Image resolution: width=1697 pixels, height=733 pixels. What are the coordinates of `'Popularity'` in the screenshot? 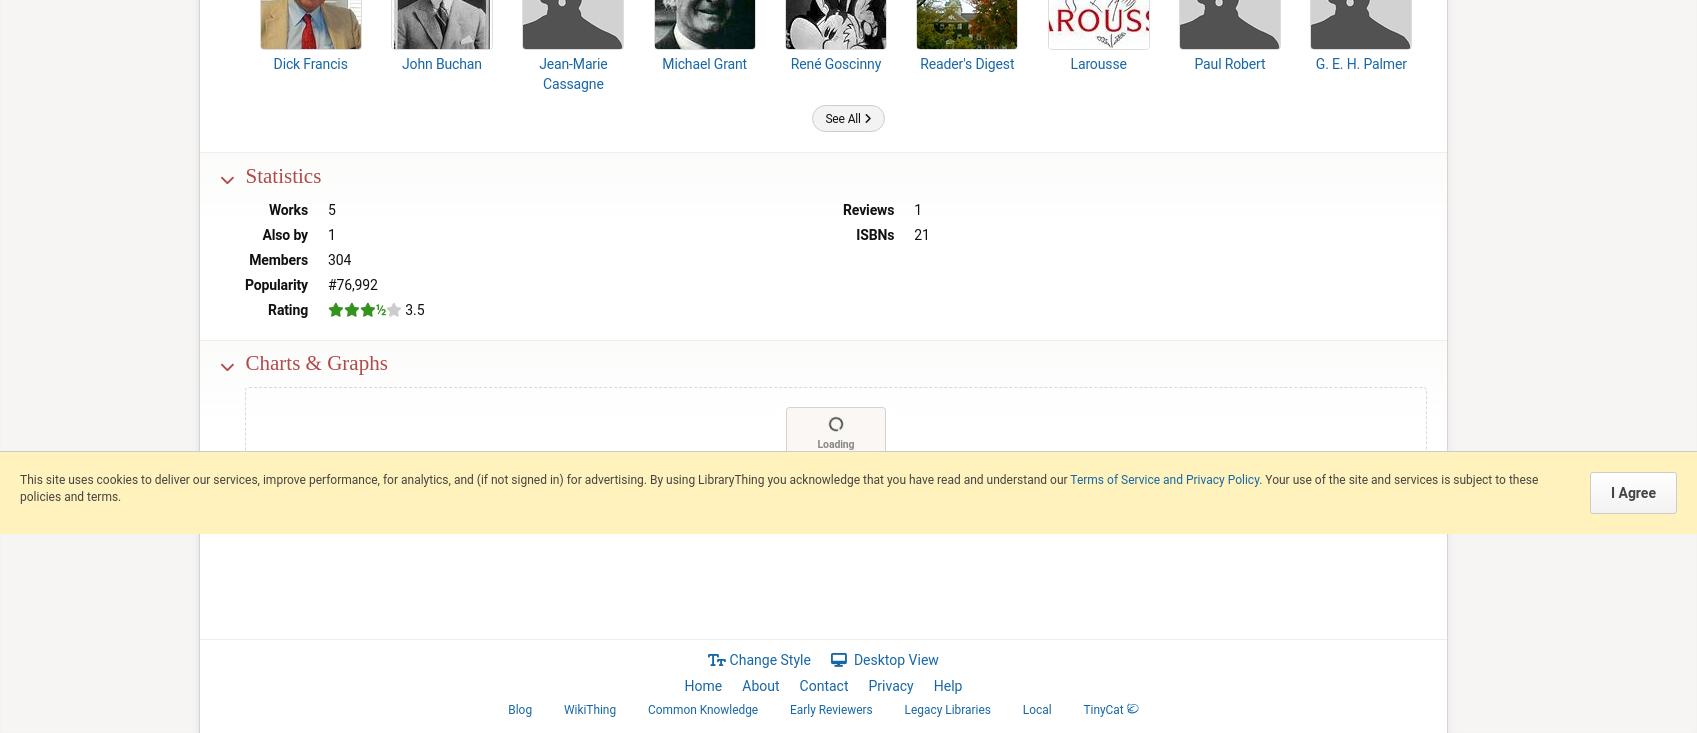 It's located at (244, 283).